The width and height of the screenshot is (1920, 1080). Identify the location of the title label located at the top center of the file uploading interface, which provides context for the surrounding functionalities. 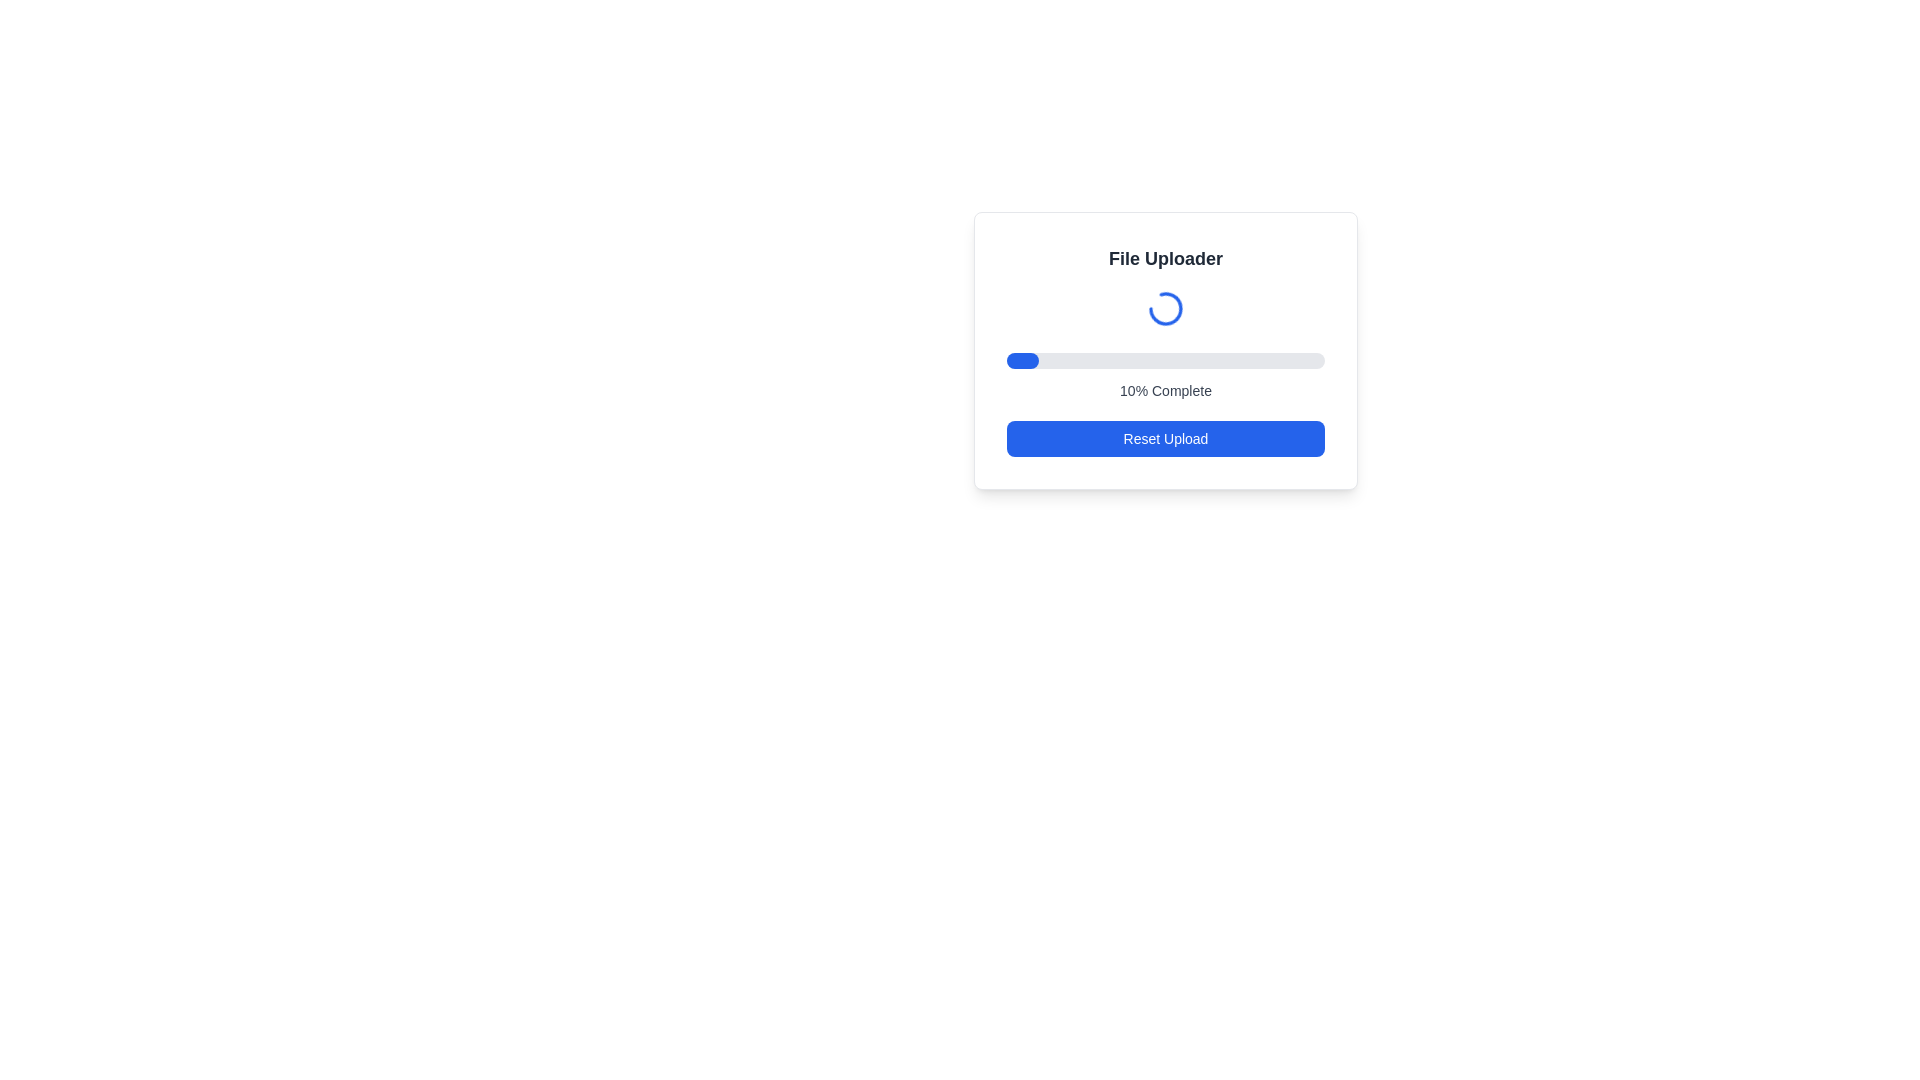
(1166, 257).